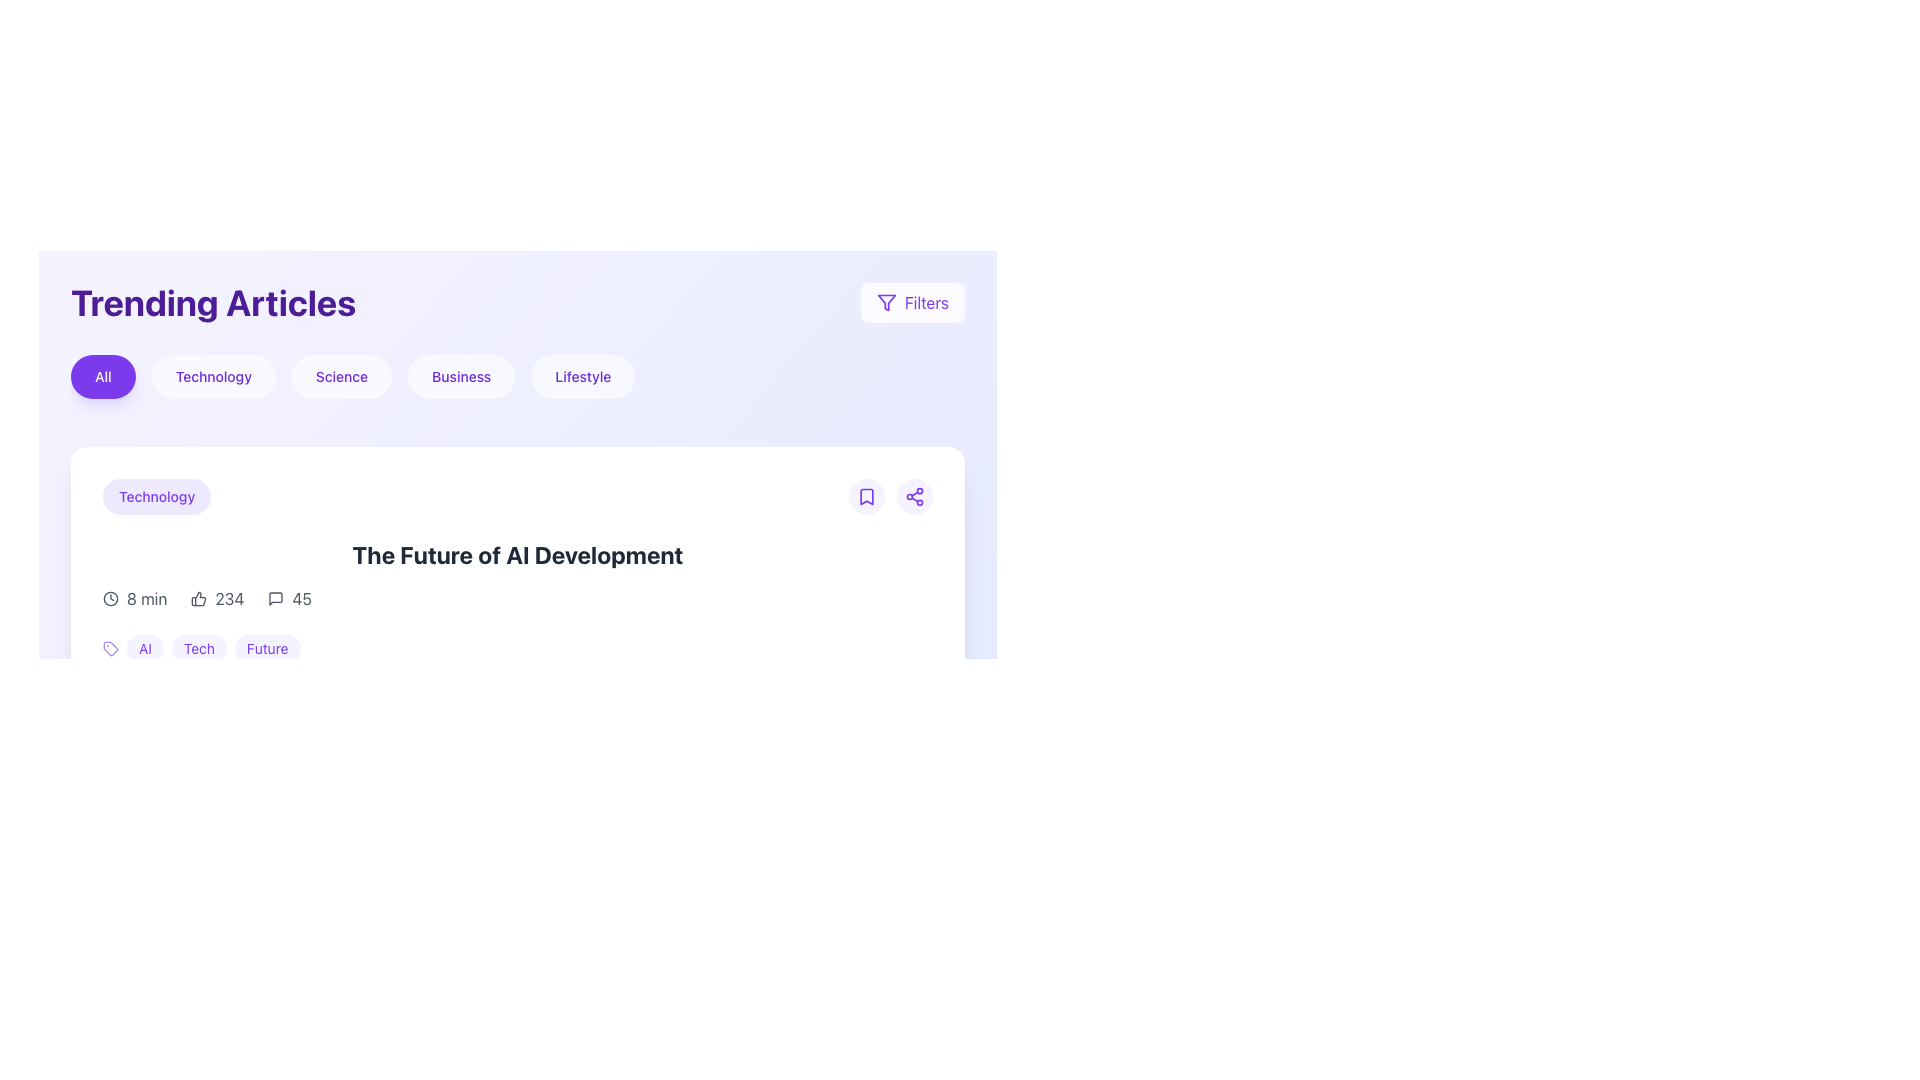 This screenshot has height=1080, width=1920. What do you see at coordinates (144, 648) in the screenshot?
I see `the 'AI' tag label to filter content related to 'AI' under the article titled 'The Future of AI Development'` at bounding box center [144, 648].